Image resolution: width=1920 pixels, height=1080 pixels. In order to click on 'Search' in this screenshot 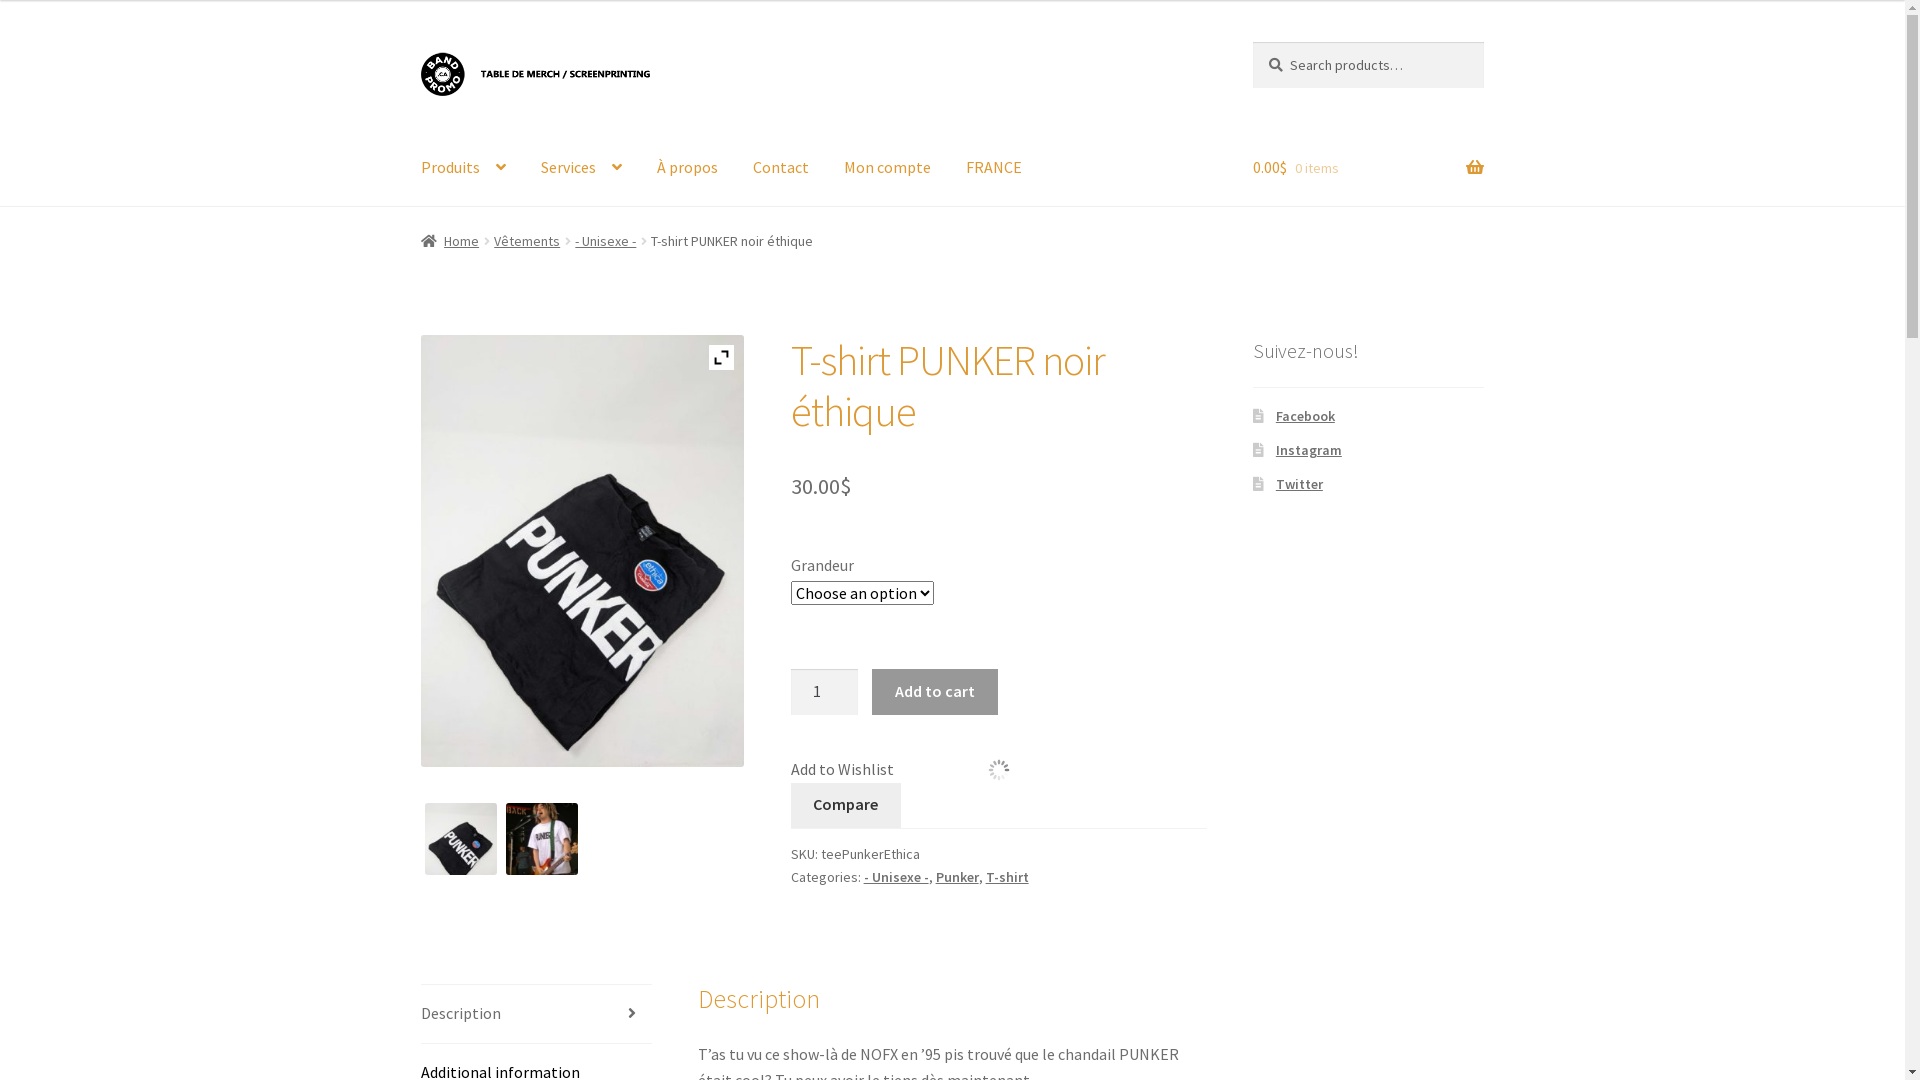, I will do `click(1251, 41)`.